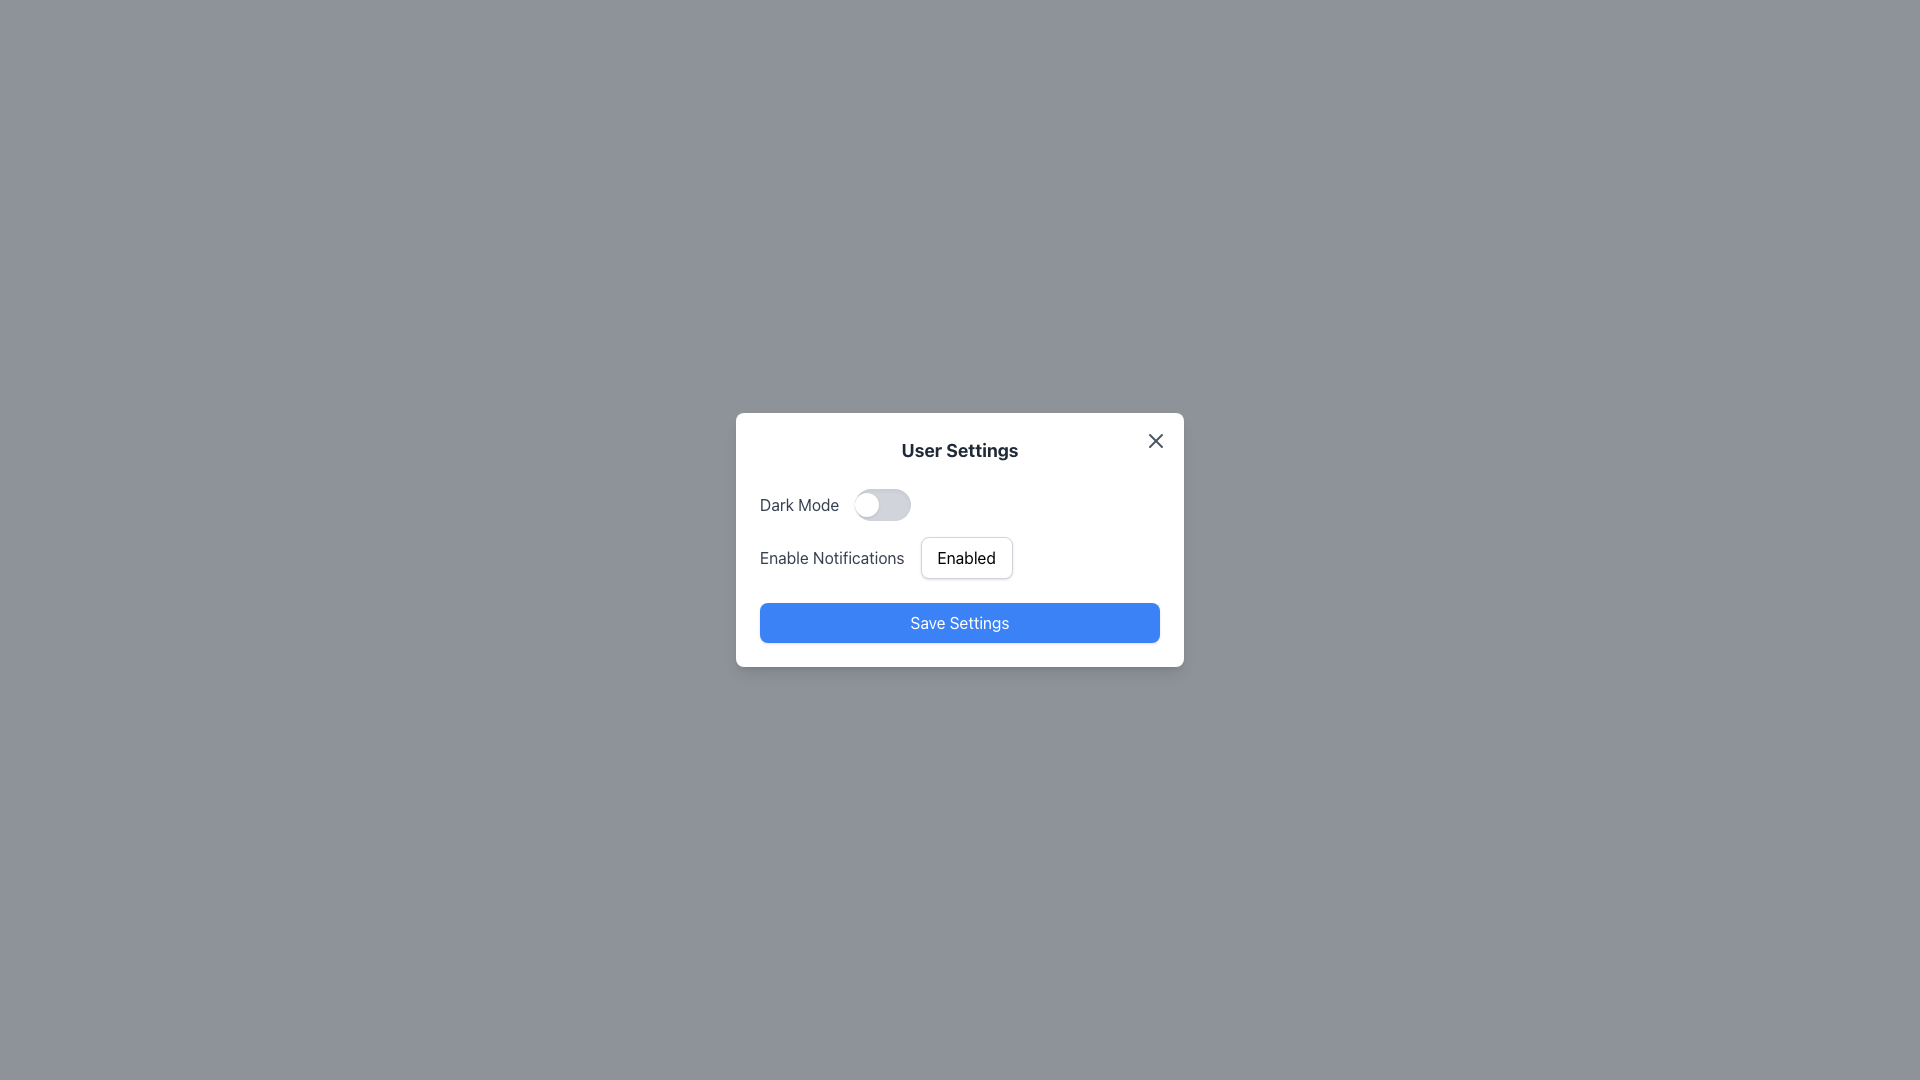 The image size is (1920, 1080). I want to click on the circular toggle knob located within the settings dialog box, adjacent, so click(867, 504).